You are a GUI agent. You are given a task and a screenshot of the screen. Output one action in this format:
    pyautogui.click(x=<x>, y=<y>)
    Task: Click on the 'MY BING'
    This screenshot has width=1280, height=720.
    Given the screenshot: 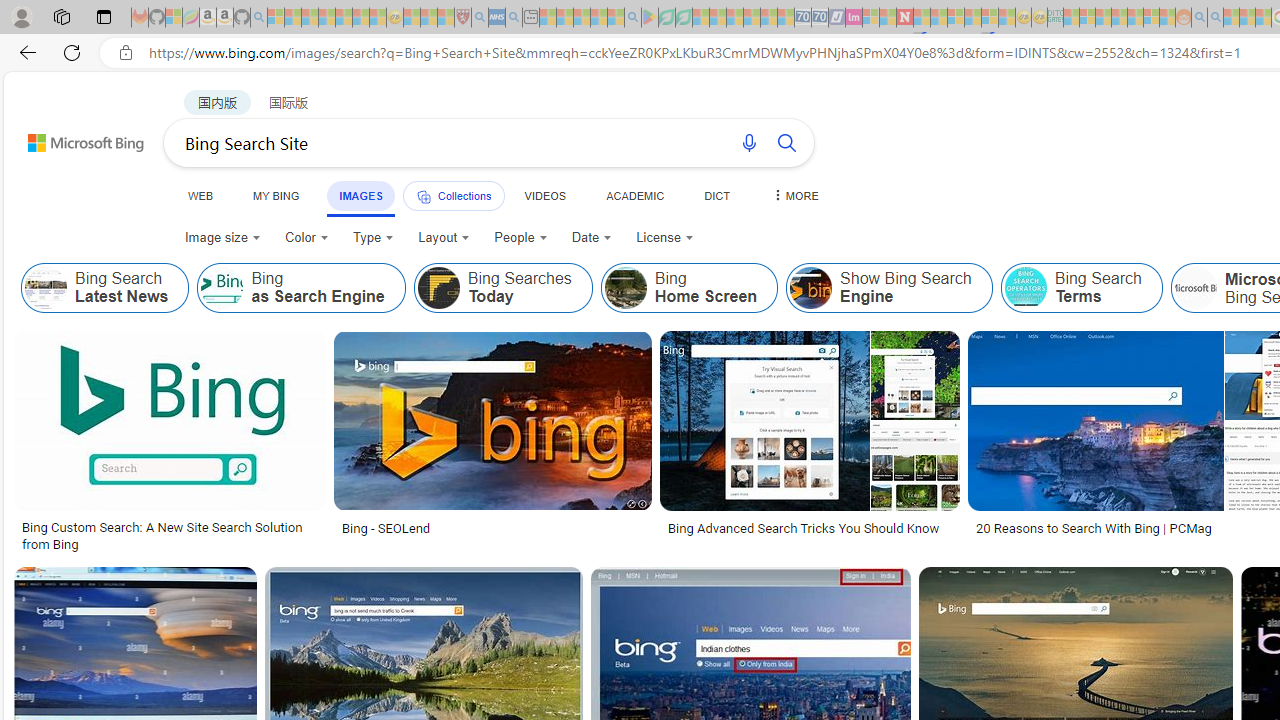 What is the action you would take?
    pyautogui.click(x=275, y=195)
    